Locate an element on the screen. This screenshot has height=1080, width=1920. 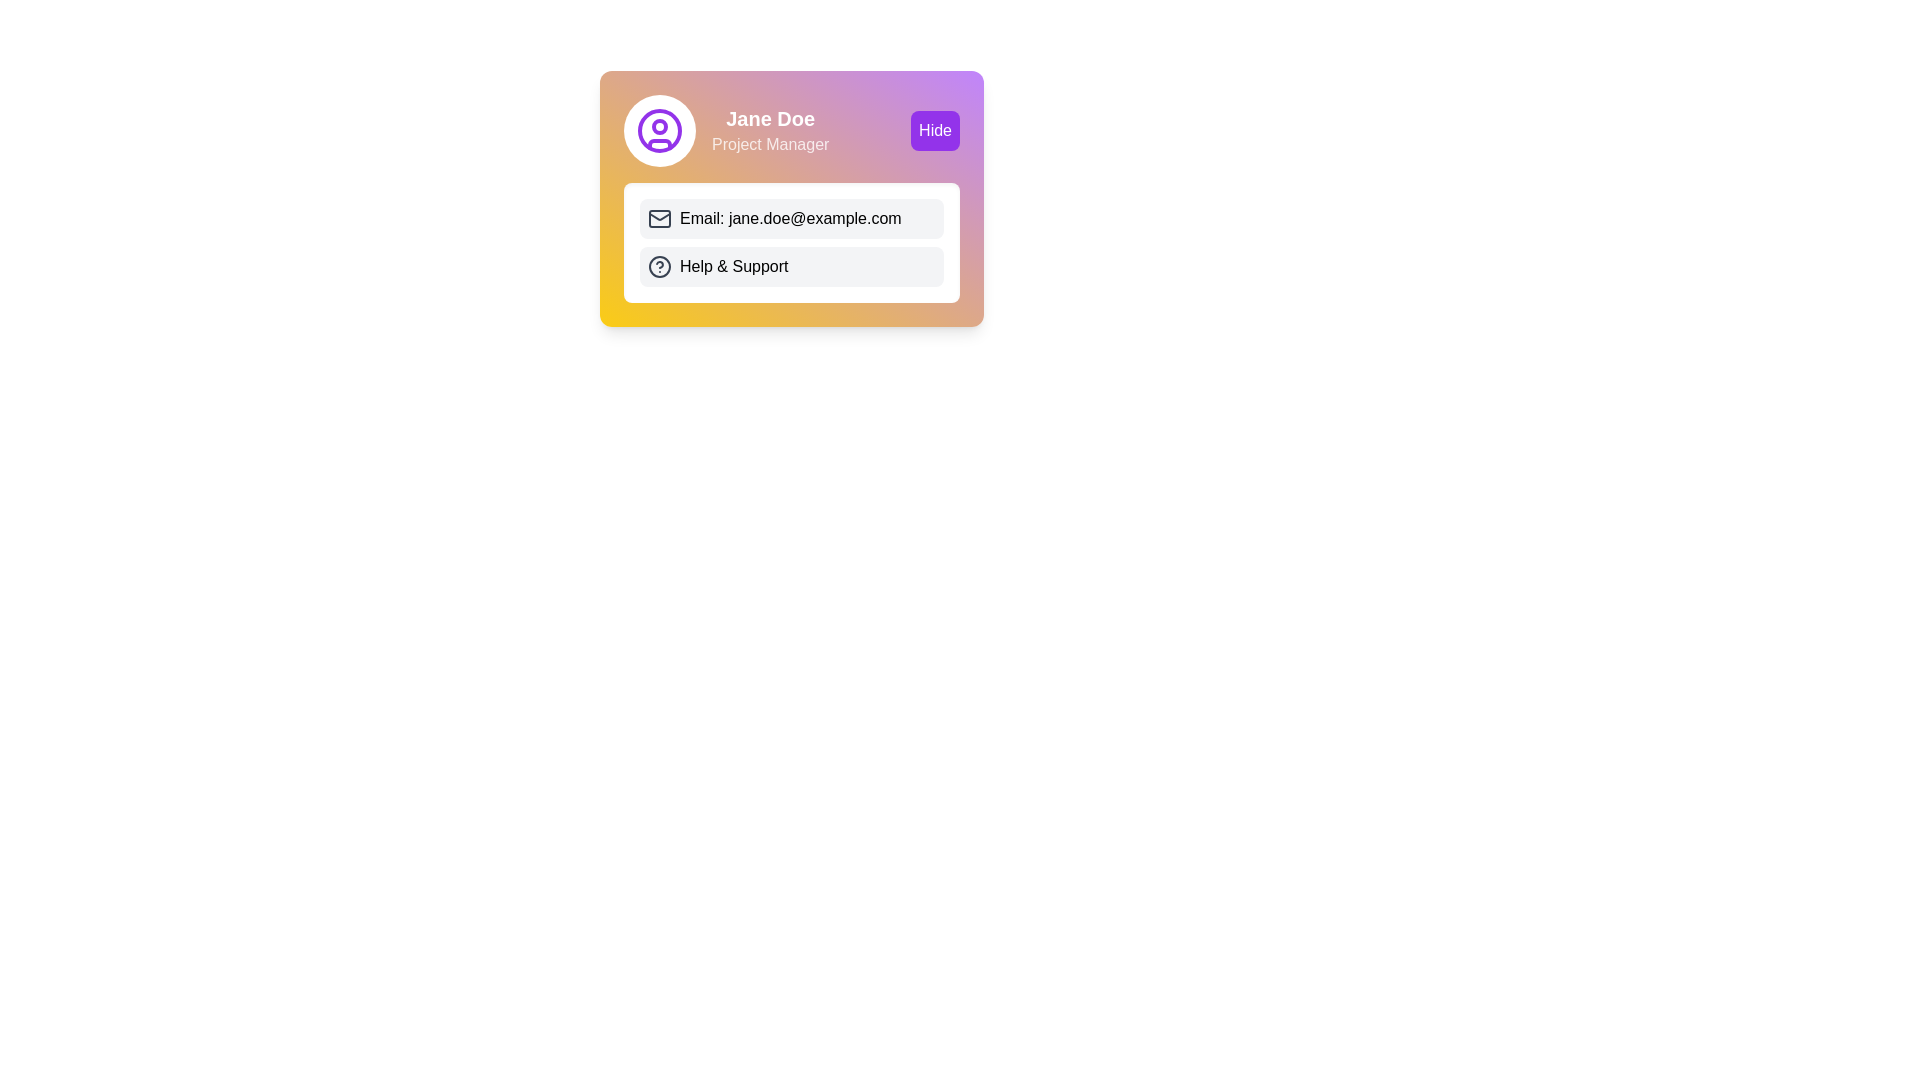
the interactive button displaying the user's email address 'jane.doe@example.com' is located at coordinates (791, 219).